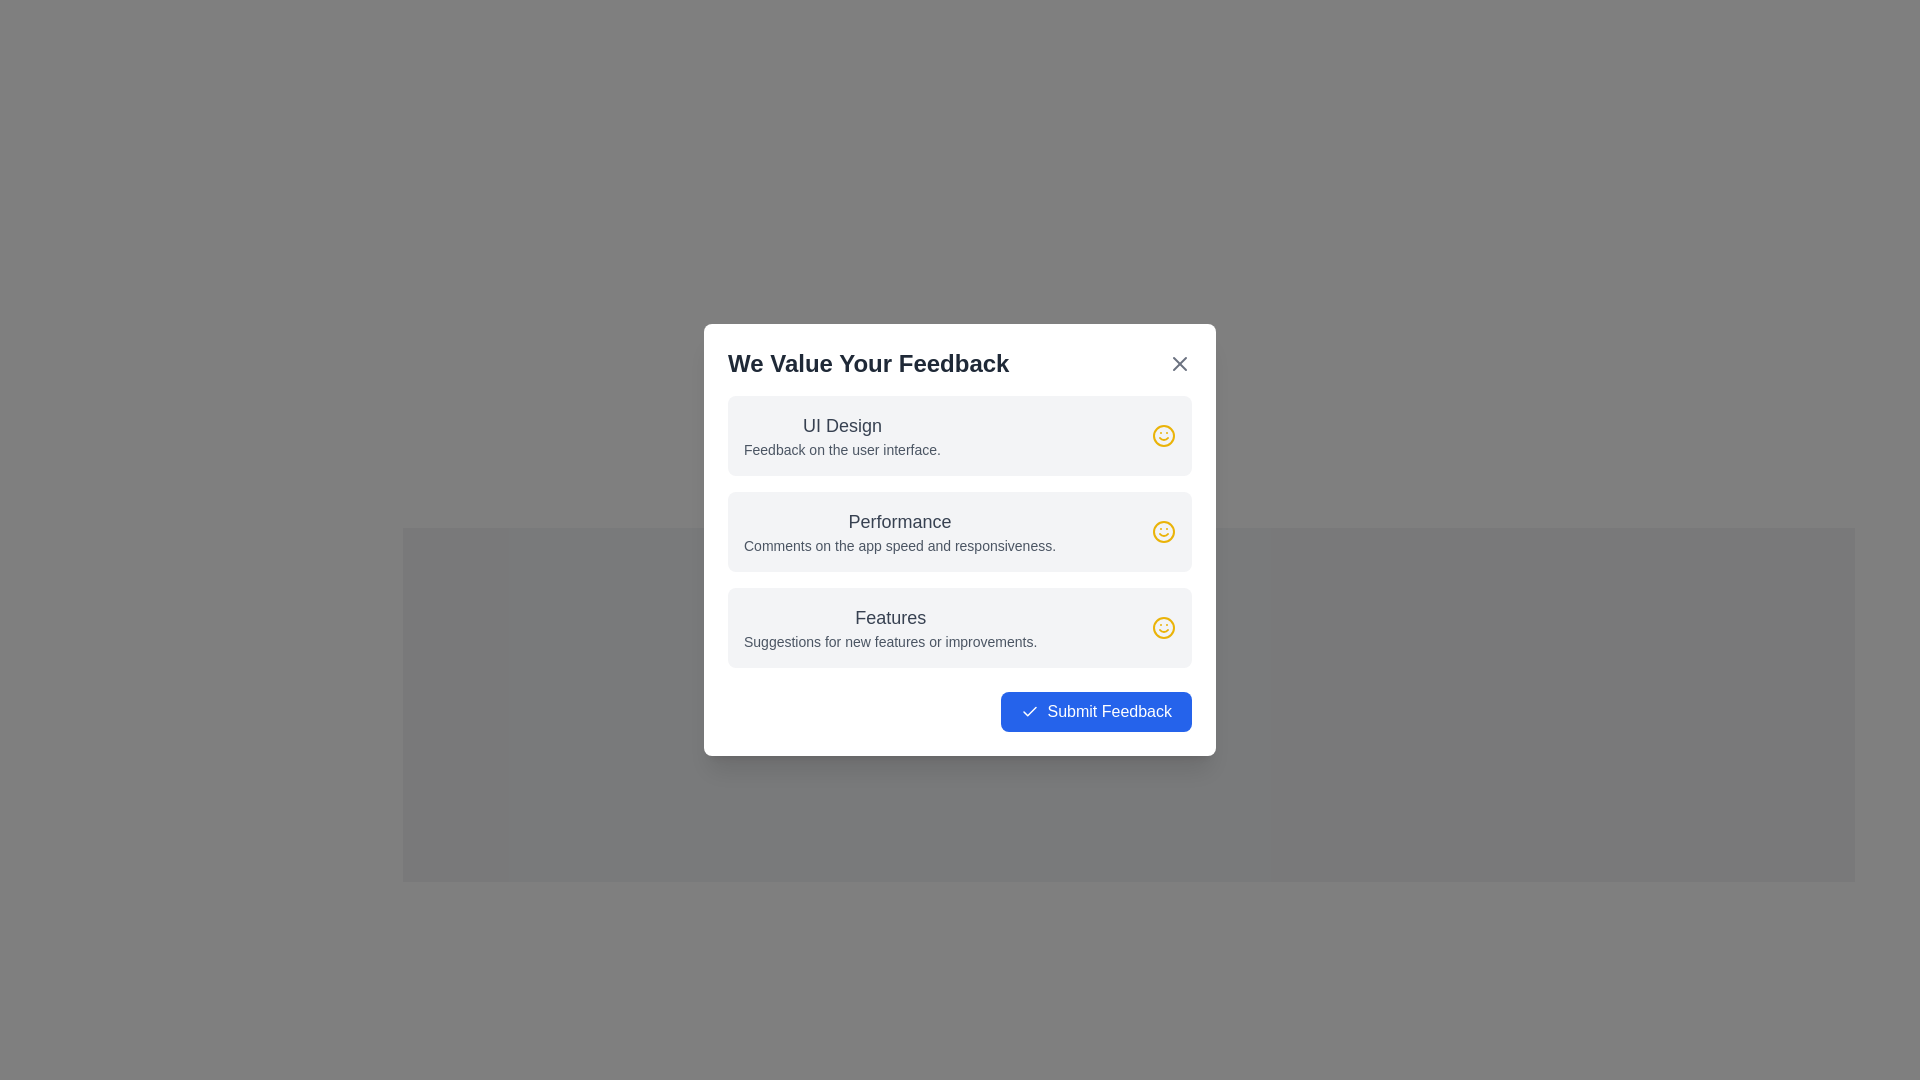 Image resolution: width=1920 pixels, height=1080 pixels. I want to click on the SVG Circle representing positive feedback for the 'Features' option, located in the third row of the feedback options, so click(1163, 627).